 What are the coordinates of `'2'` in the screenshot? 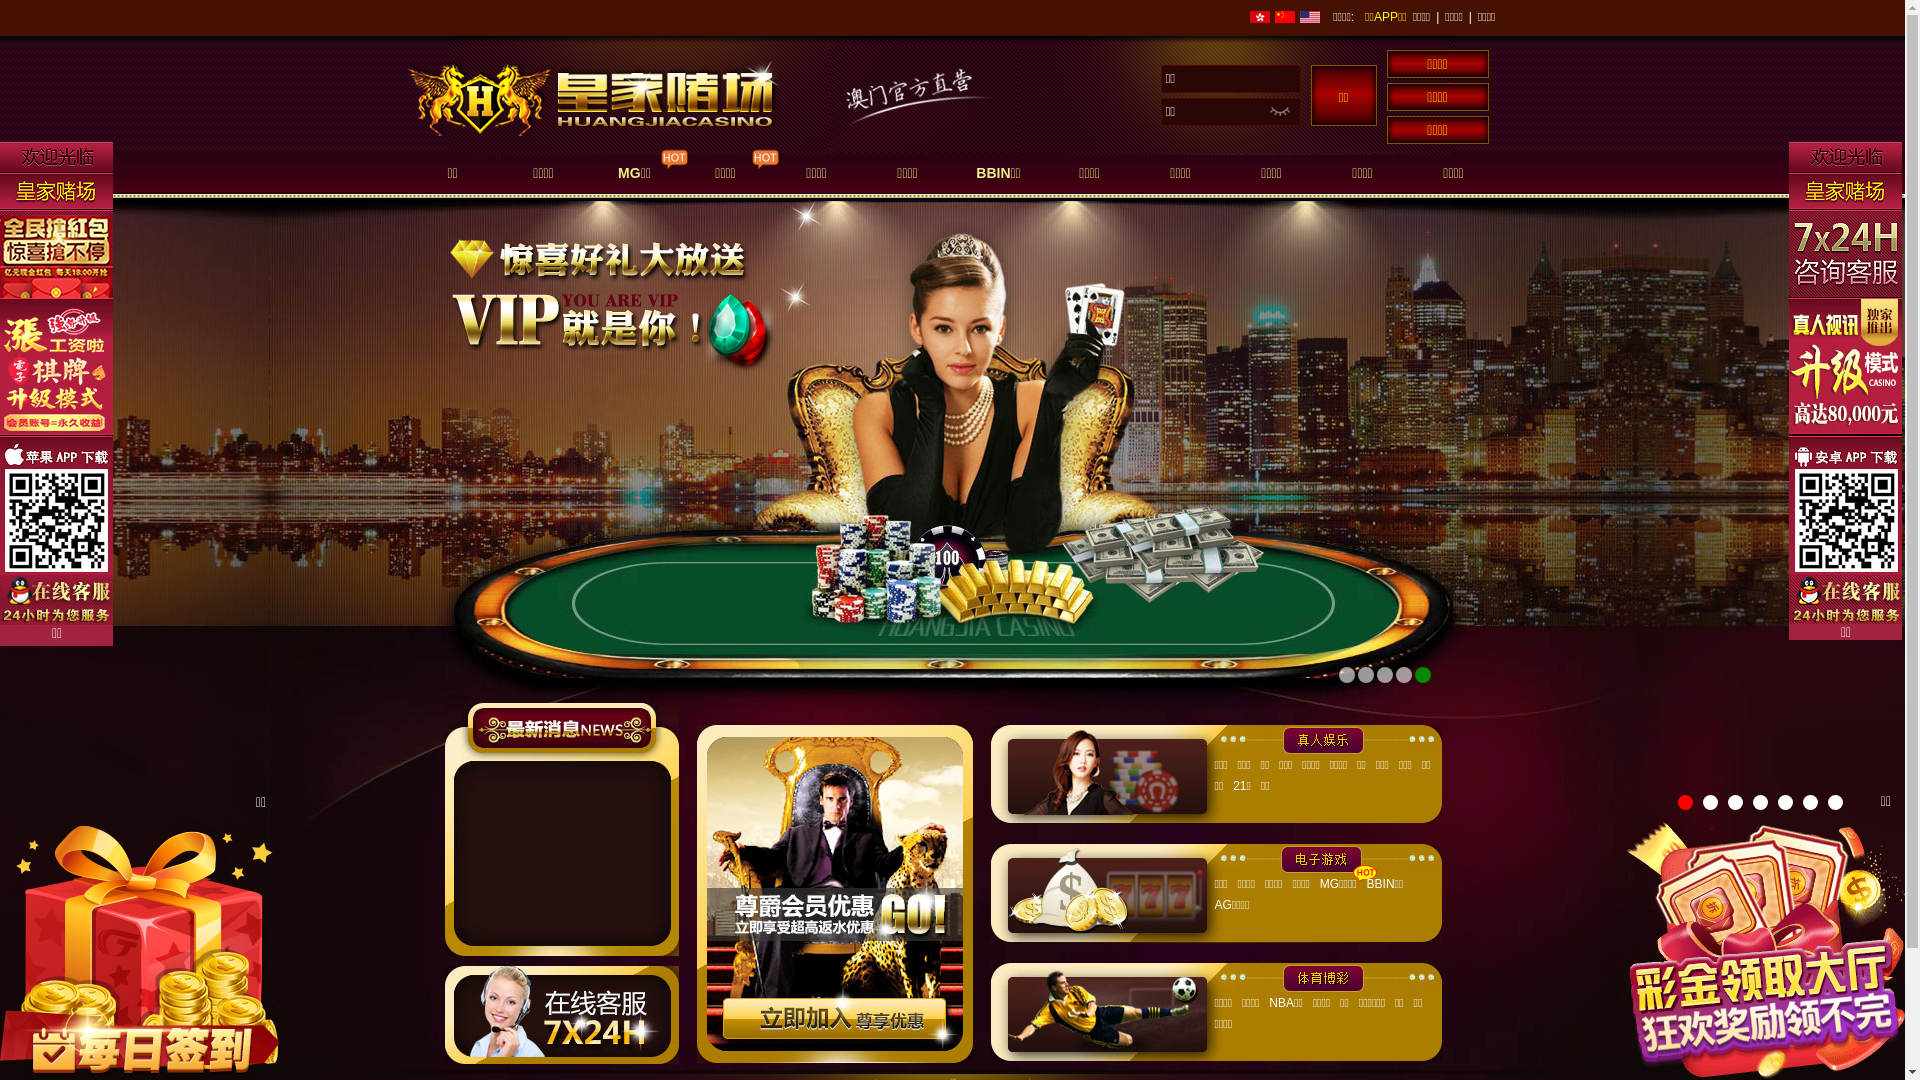 It's located at (1709, 801).